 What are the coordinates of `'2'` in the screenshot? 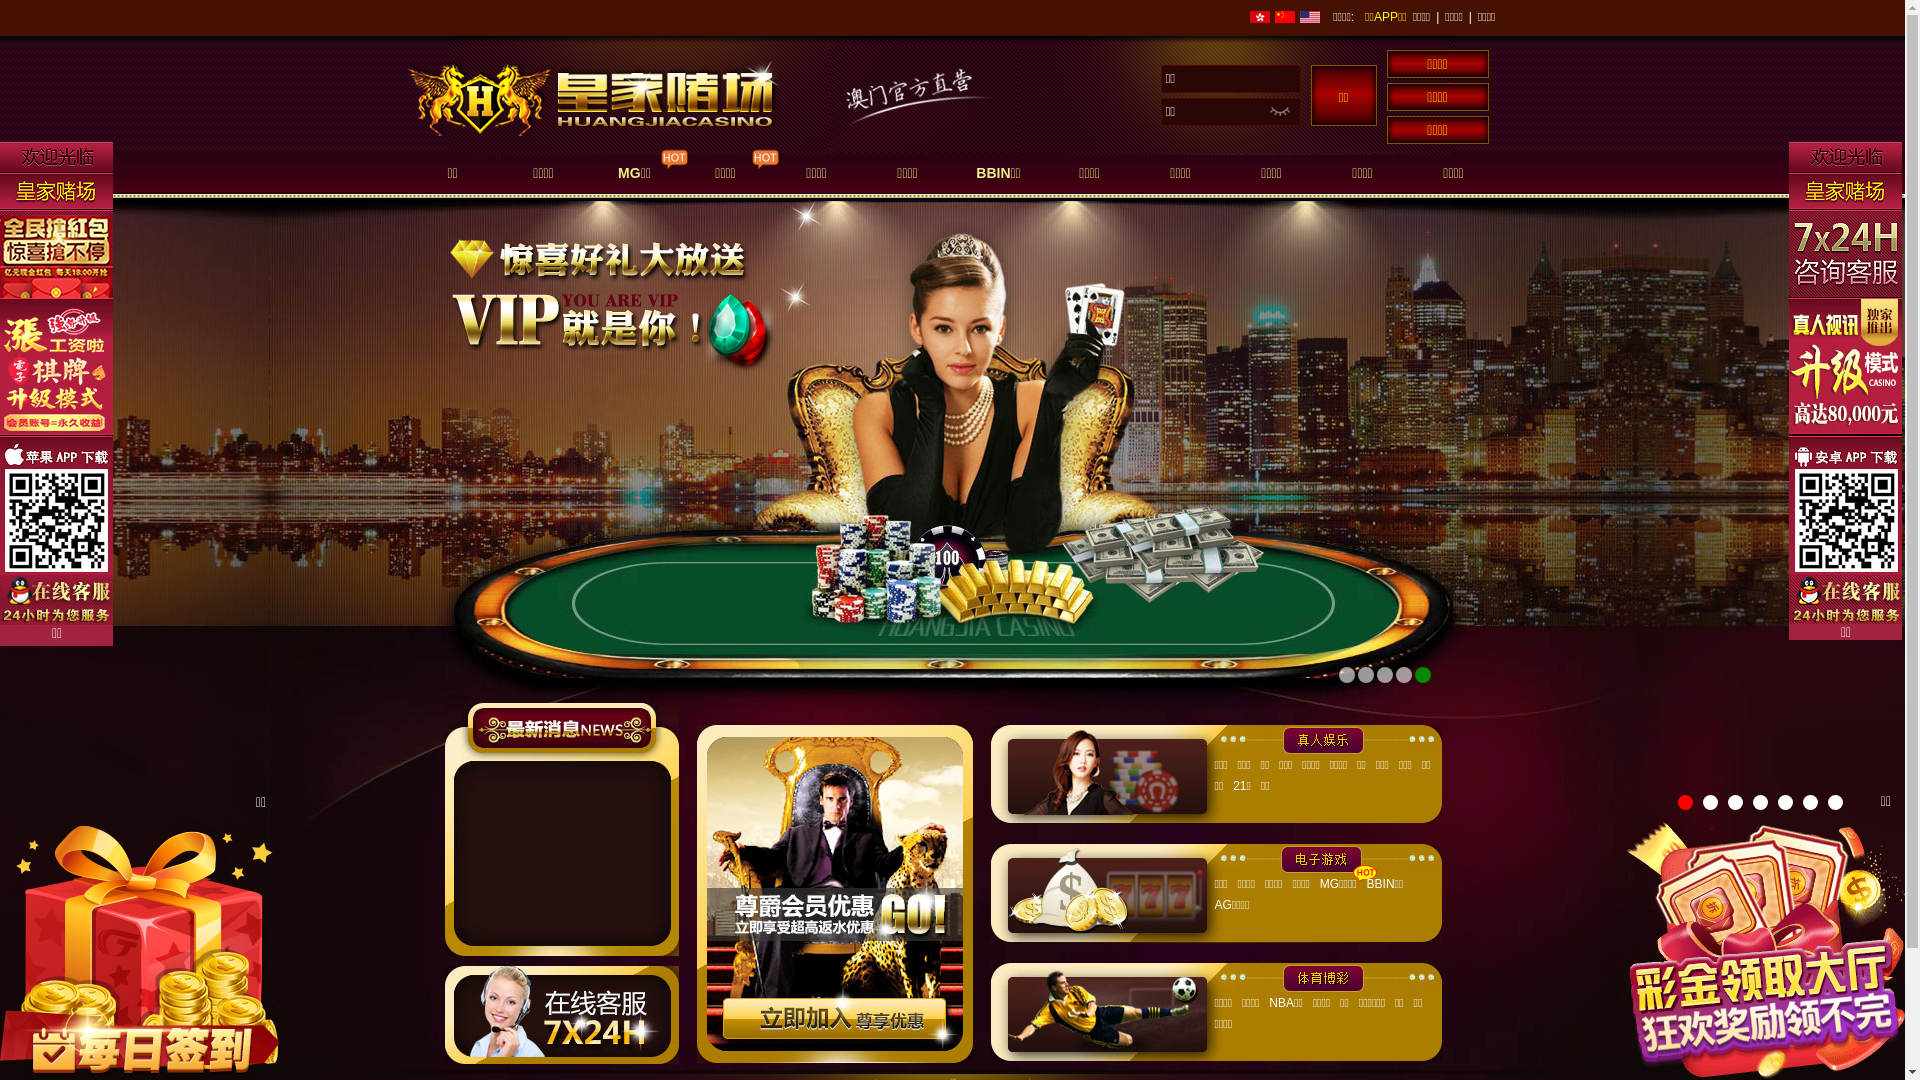 It's located at (1709, 801).